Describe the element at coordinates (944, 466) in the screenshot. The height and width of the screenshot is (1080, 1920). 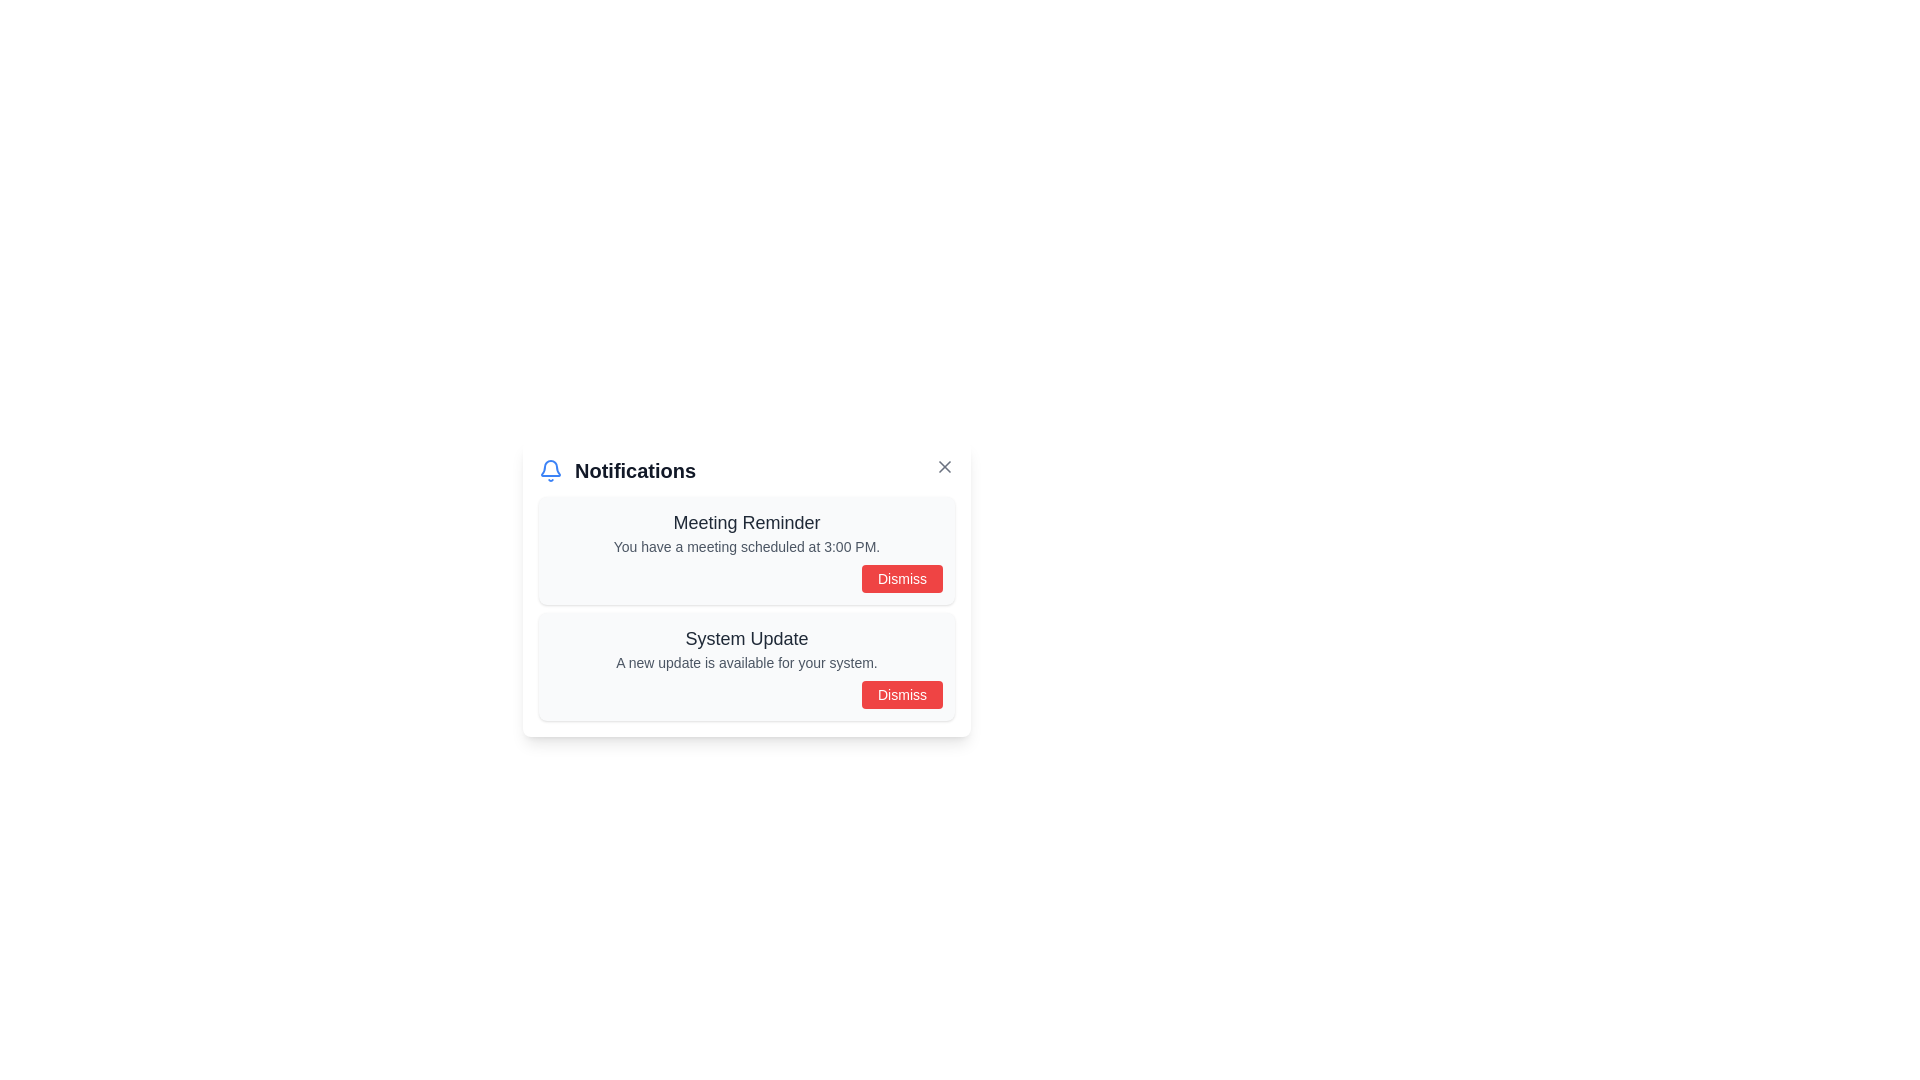
I see `the 'Close' button located in the top-right corner of the 'Notifications' header section` at that location.